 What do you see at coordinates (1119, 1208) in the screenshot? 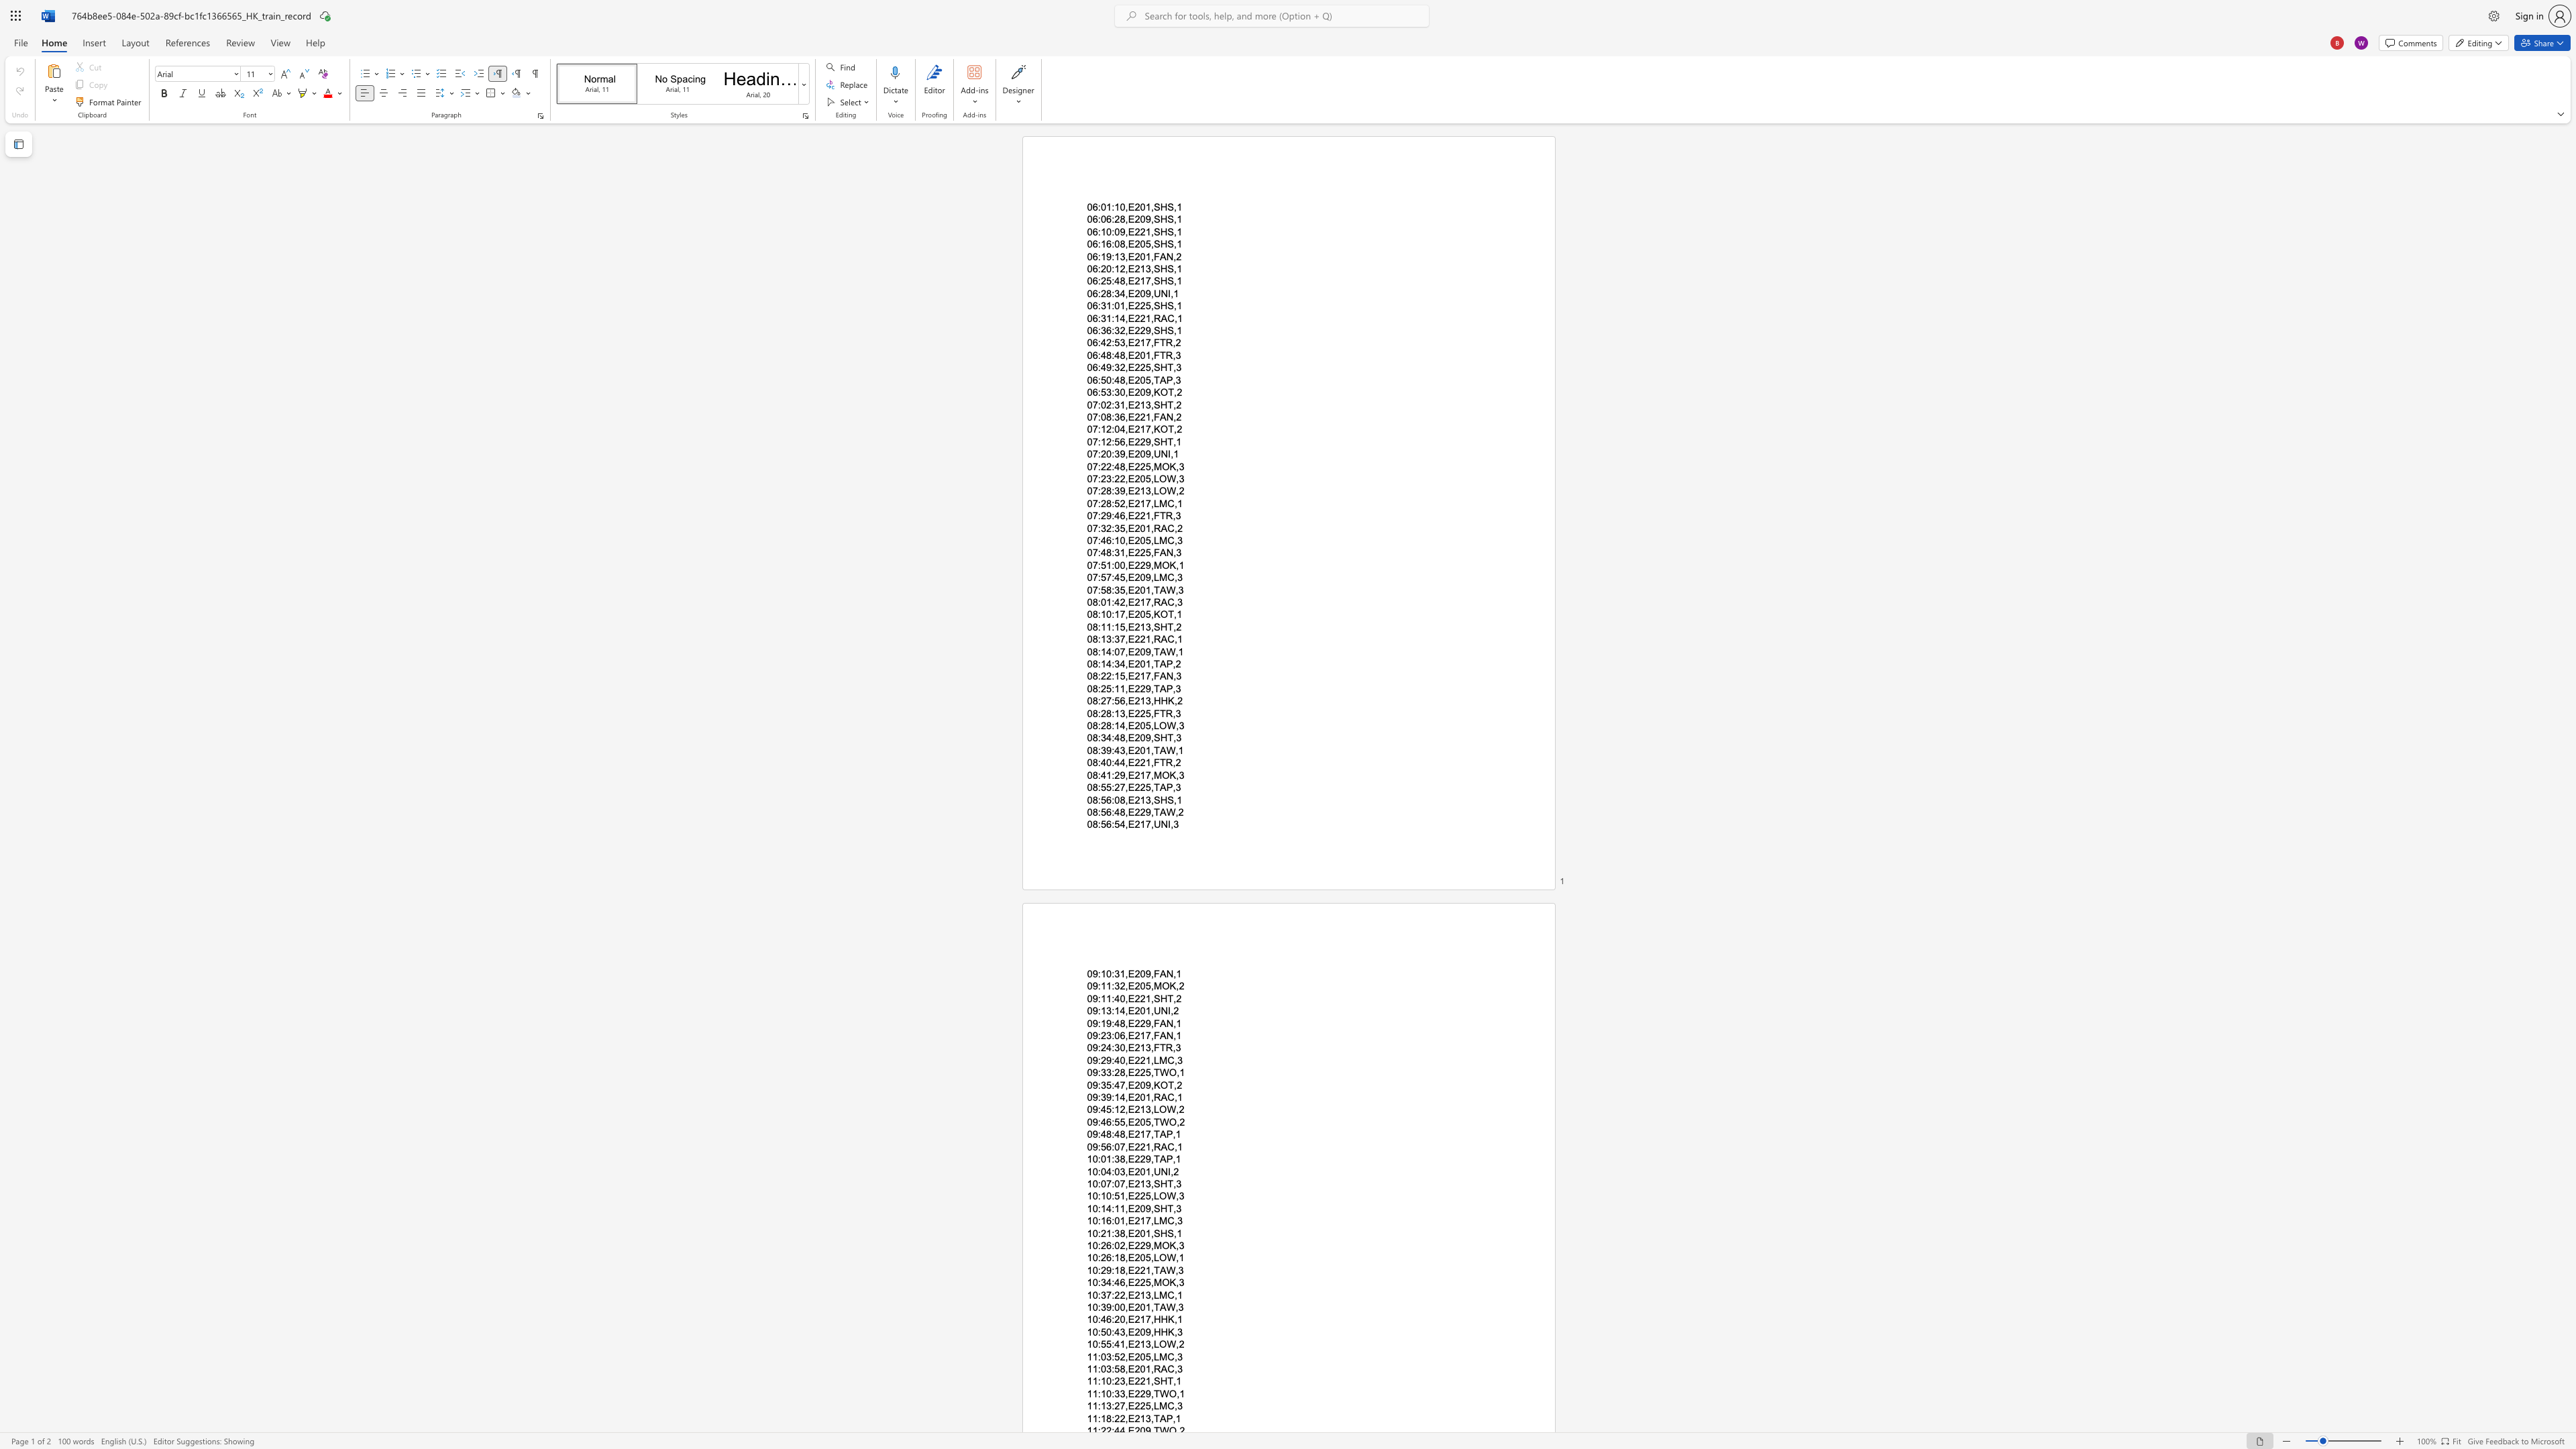
I see `the space between the continuous character "1" and "1" in the text` at bounding box center [1119, 1208].